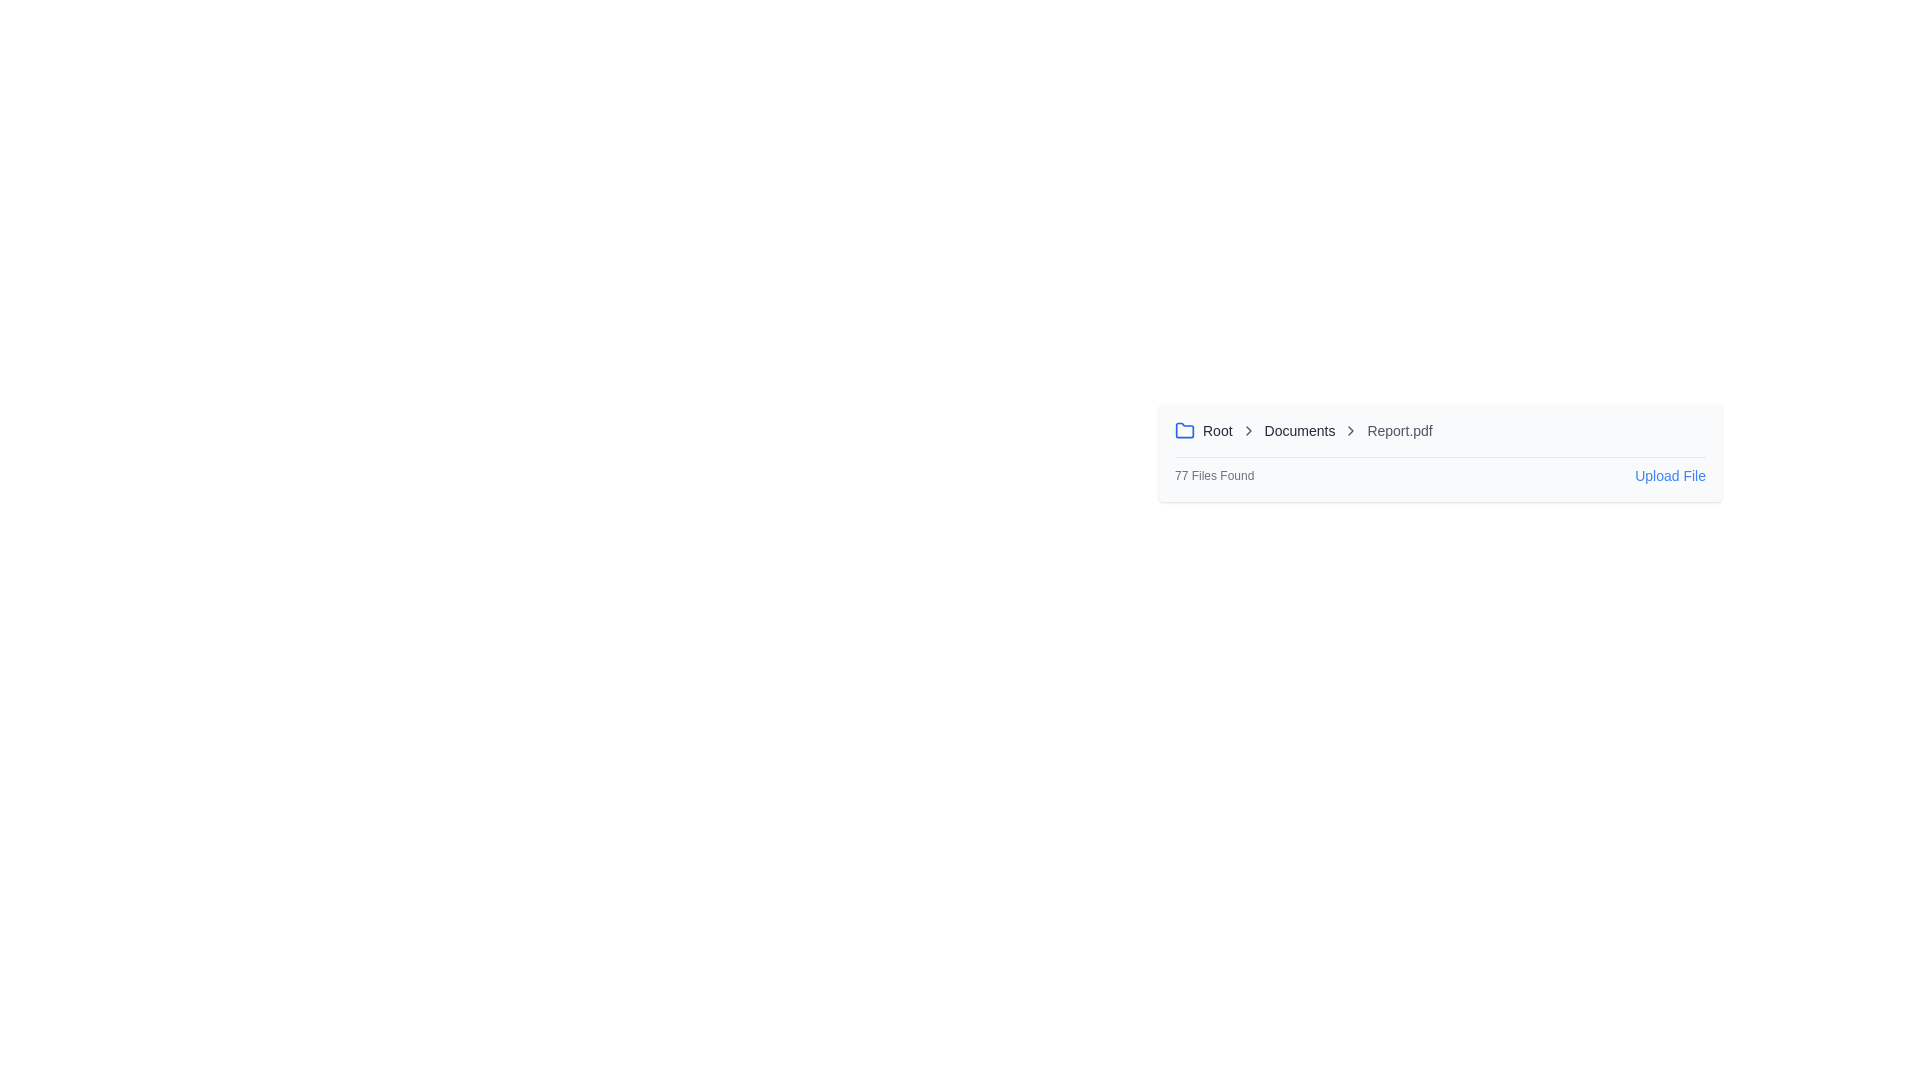 Image resolution: width=1920 pixels, height=1080 pixels. What do you see at coordinates (1351, 430) in the screenshot?
I see `the third chevron arrow icon in the breadcrumb navigation that indicates the transition from 'Documents' to 'Report.pdf'` at bounding box center [1351, 430].